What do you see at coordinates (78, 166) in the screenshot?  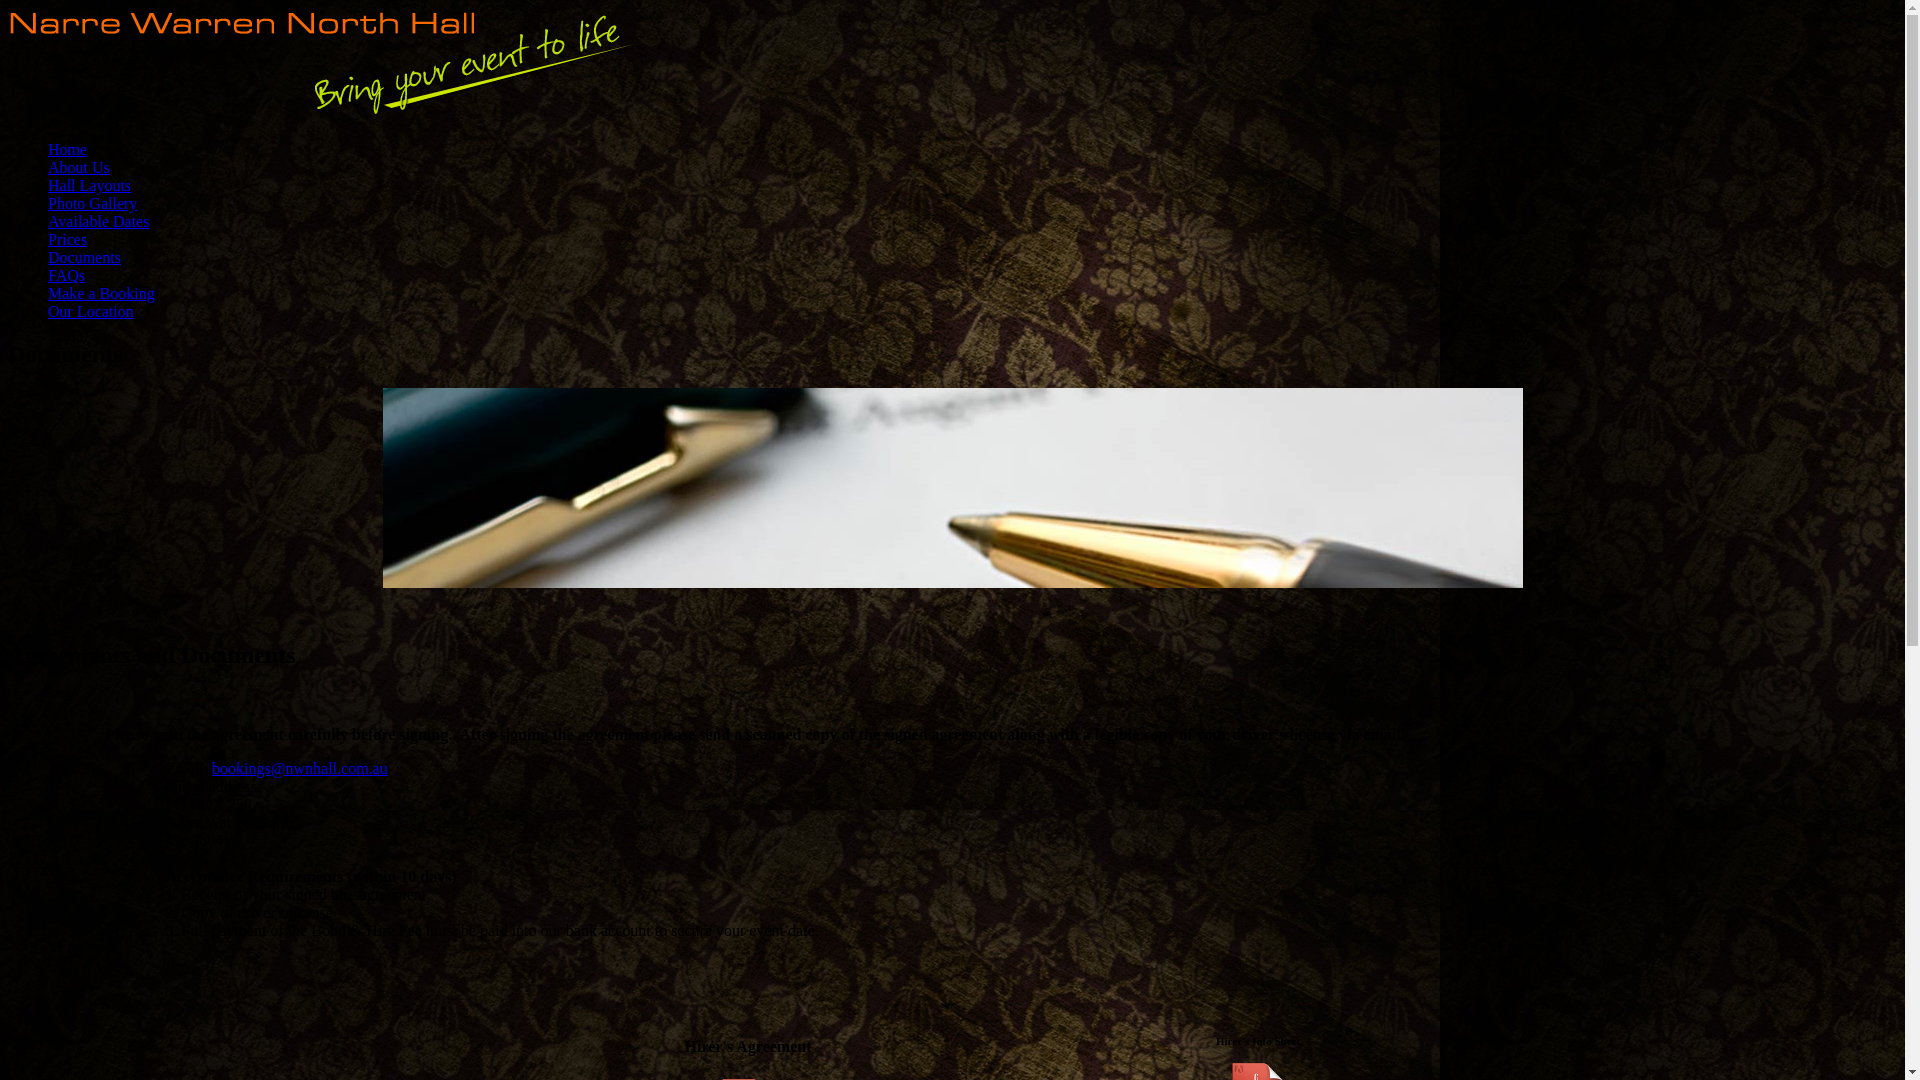 I see `'About Us'` at bounding box center [78, 166].